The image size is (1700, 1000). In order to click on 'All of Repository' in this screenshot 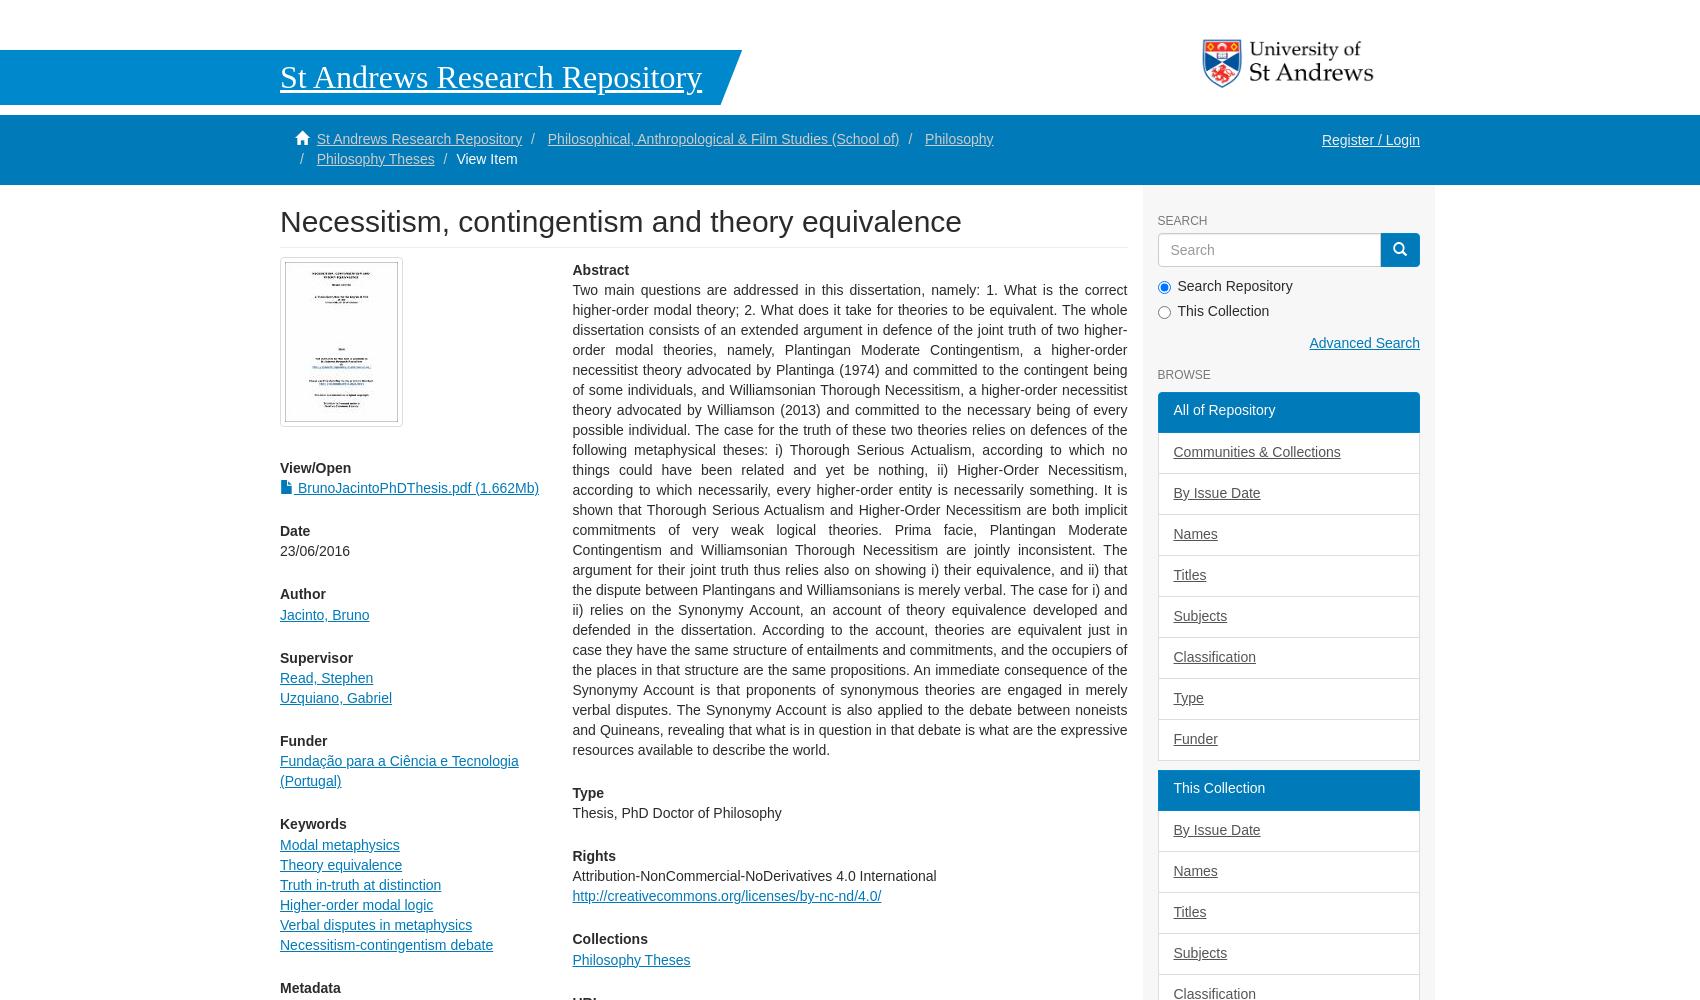, I will do `click(1223, 409)`.